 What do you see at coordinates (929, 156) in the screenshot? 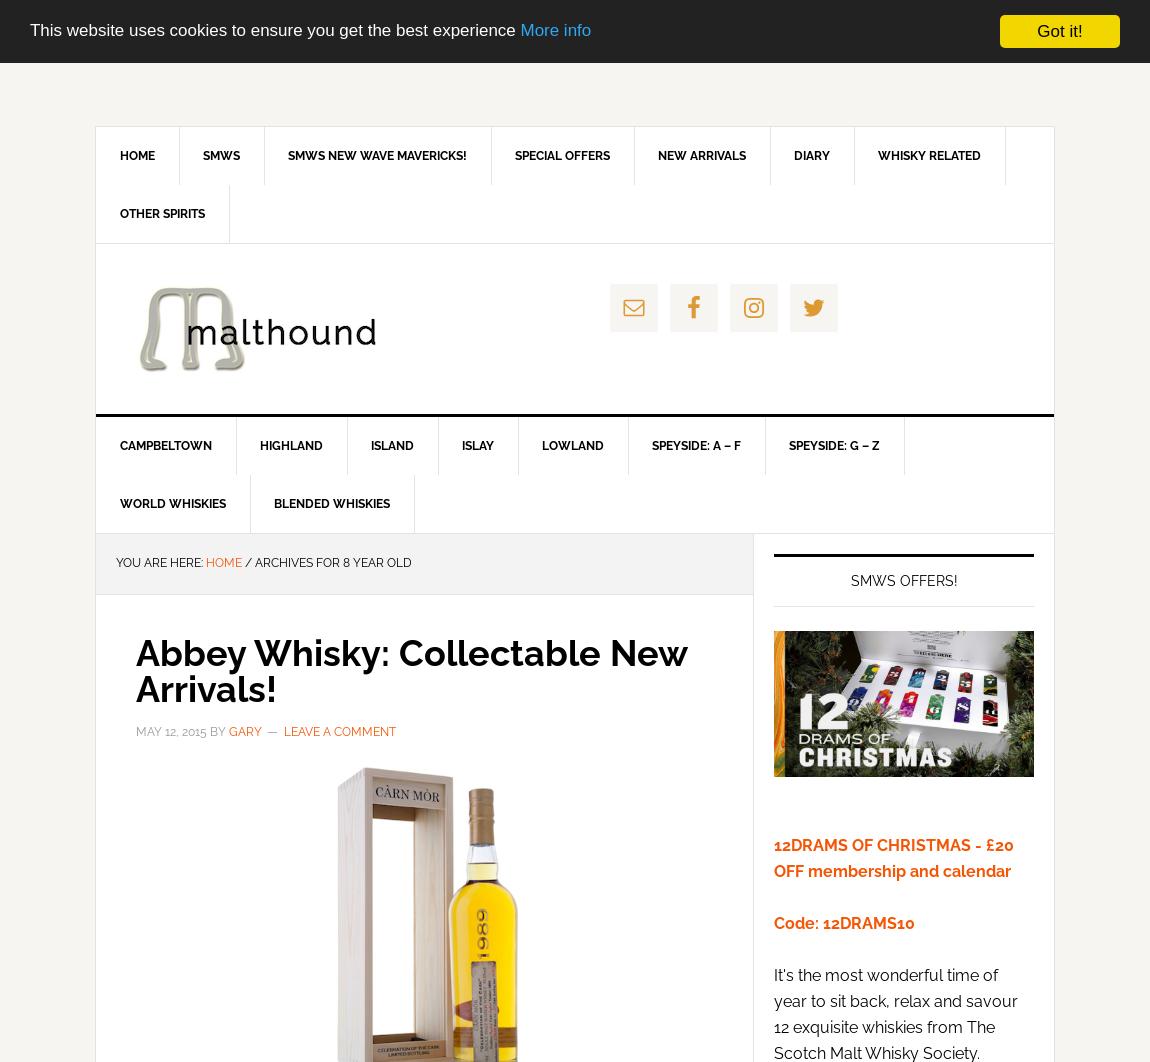
I see `'Whisky Related'` at bounding box center [929, 156].